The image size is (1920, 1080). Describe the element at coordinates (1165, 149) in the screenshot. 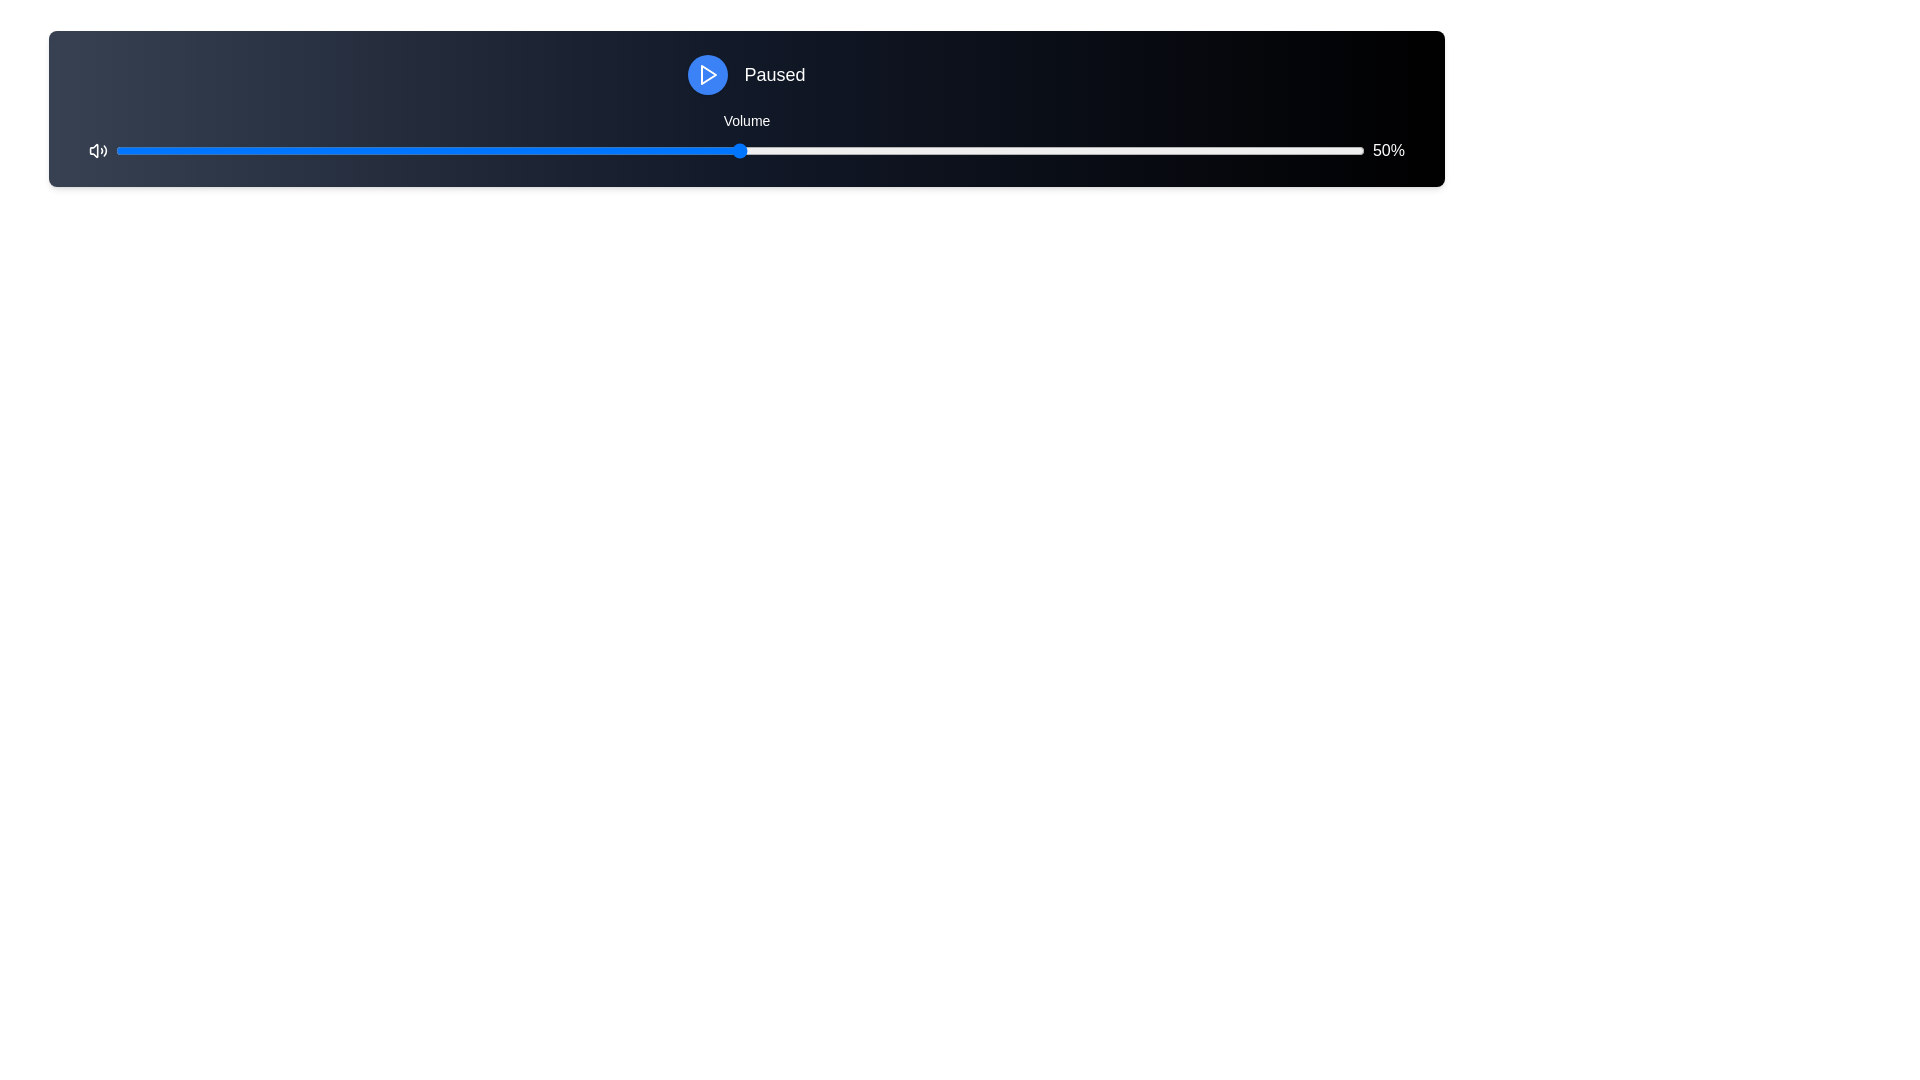

I see `the volume level` at that location.